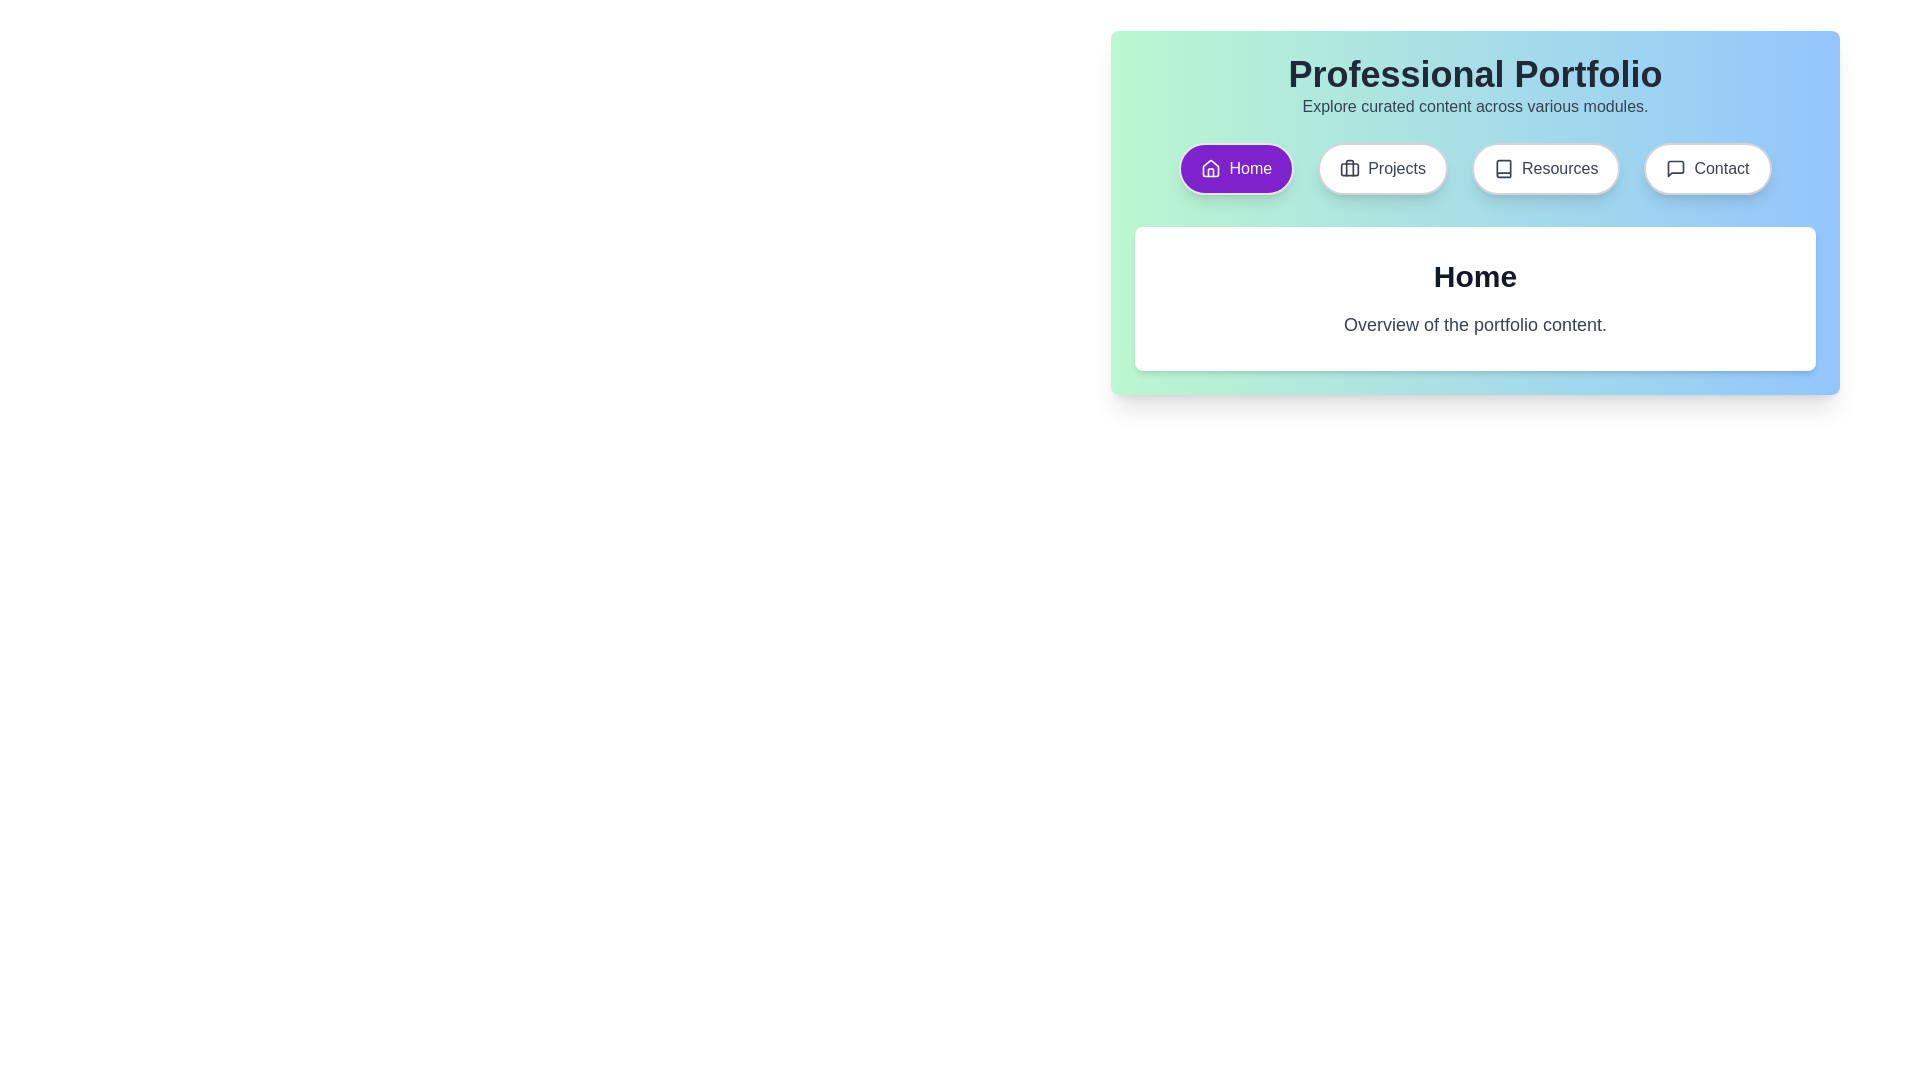  What do you see at coordinates (1707, 168) in the screenshot?
I see `the Contact tab to see the hover effect` at bounding box center [1707, 168].